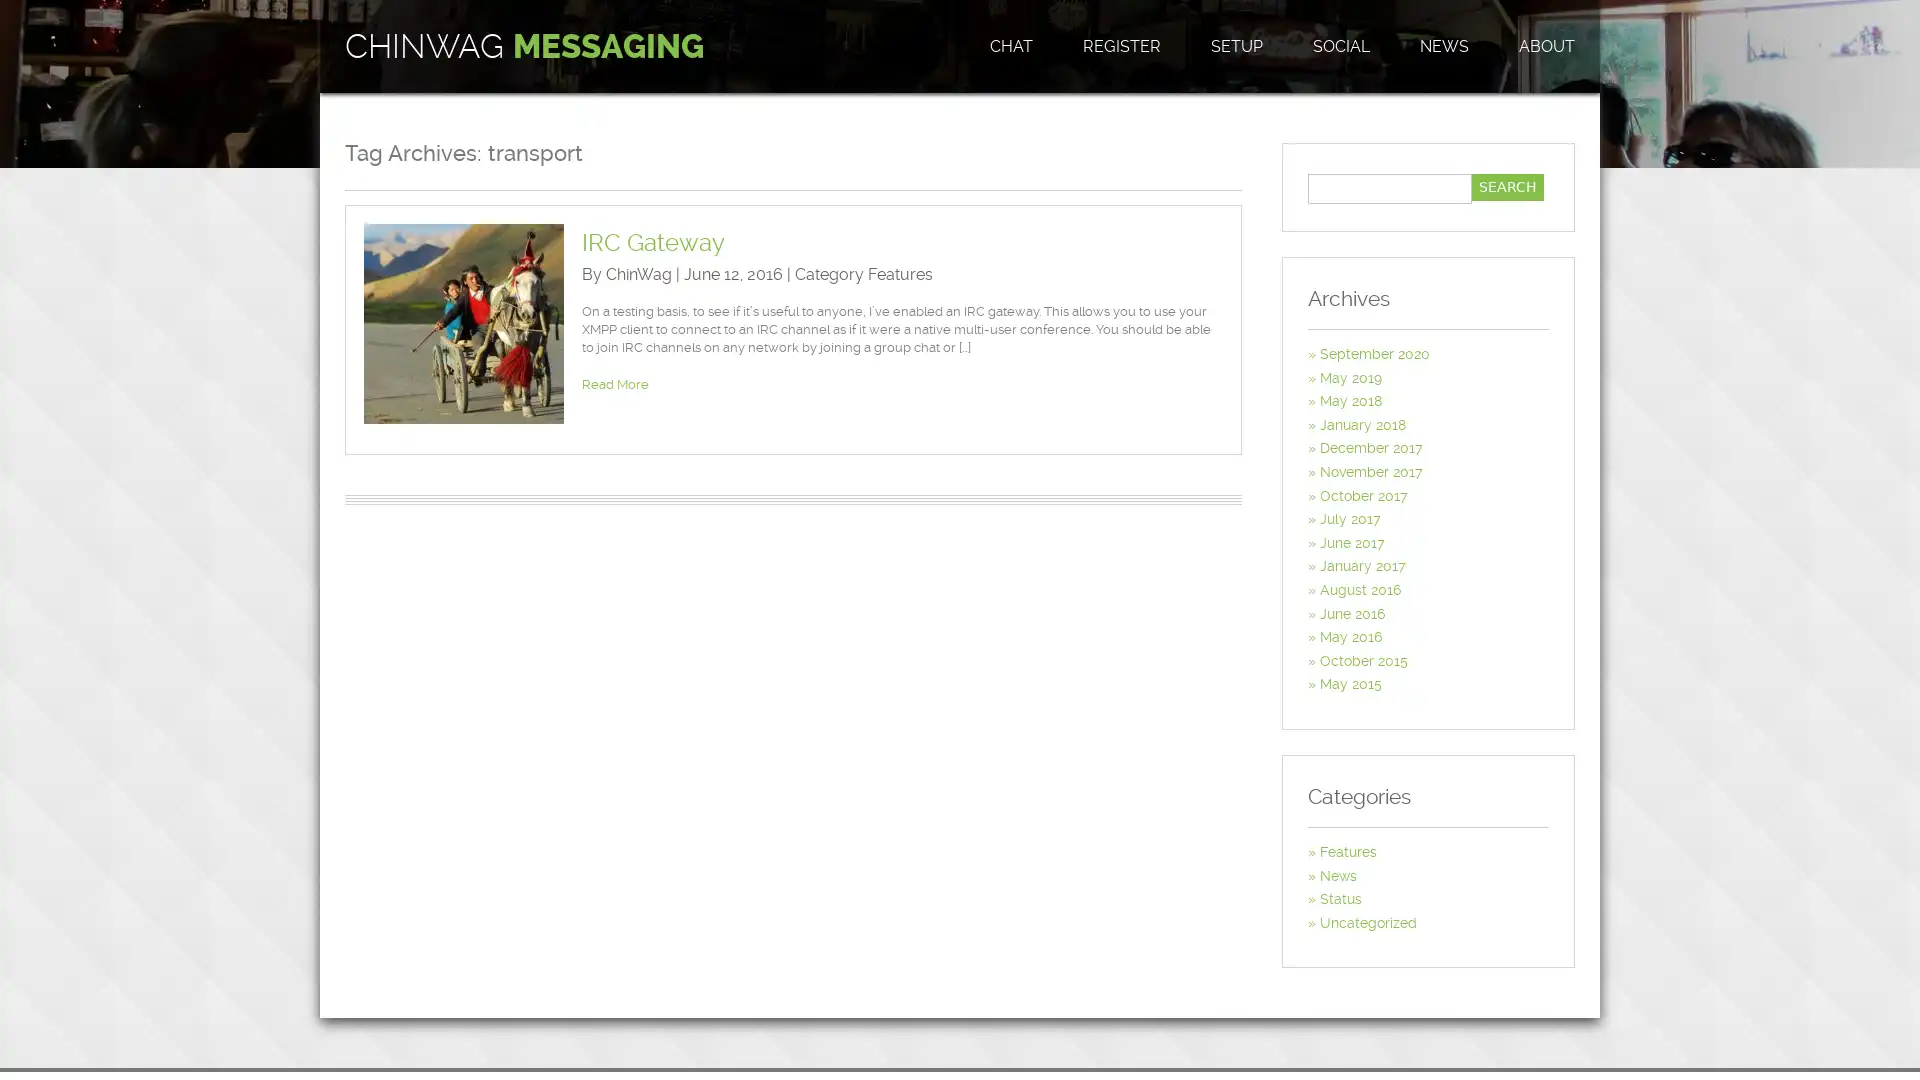 This screenshot has height=1080, width=1920. What do you see at coordinates (1507, 187) in the screenshot?
I see `Search` at bounding box center [1507, 187].